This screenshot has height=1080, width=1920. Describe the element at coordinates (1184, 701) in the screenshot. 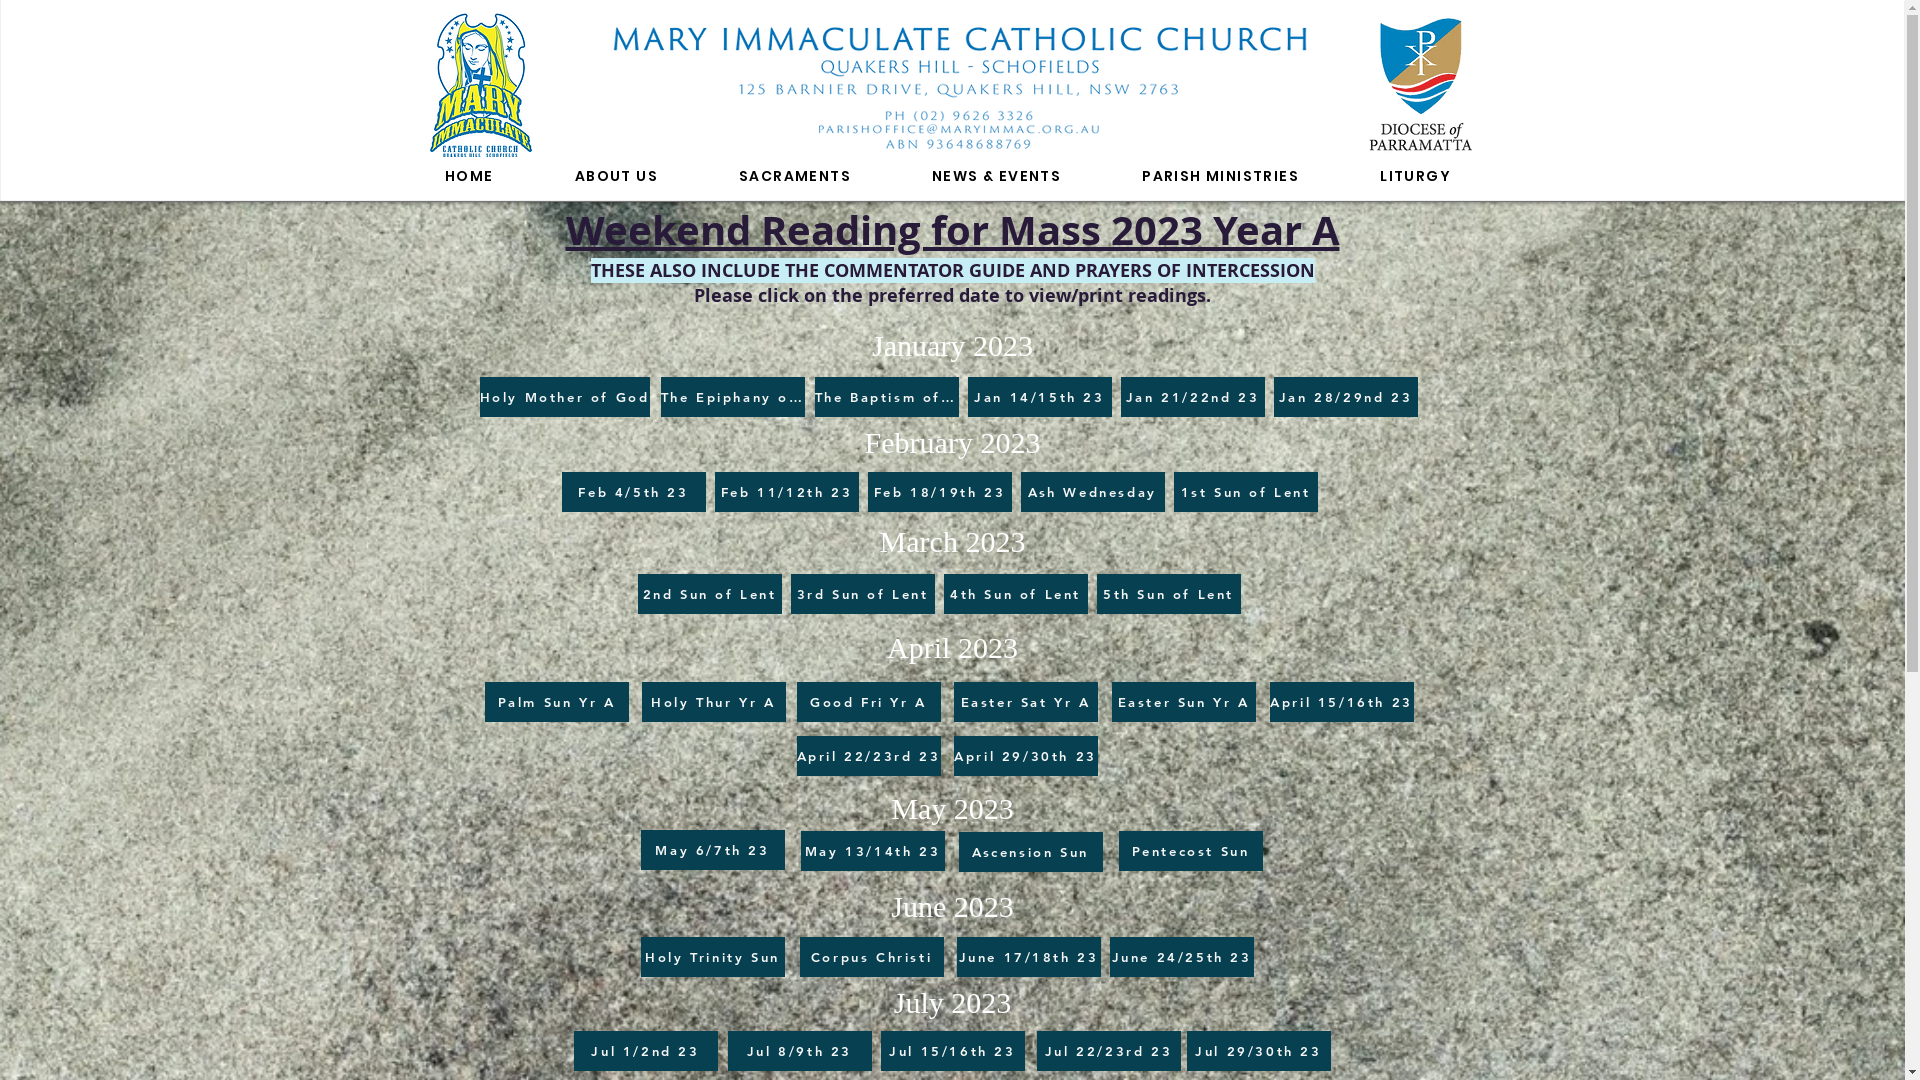

I see `'Easter Sun Yr A'` at that location.